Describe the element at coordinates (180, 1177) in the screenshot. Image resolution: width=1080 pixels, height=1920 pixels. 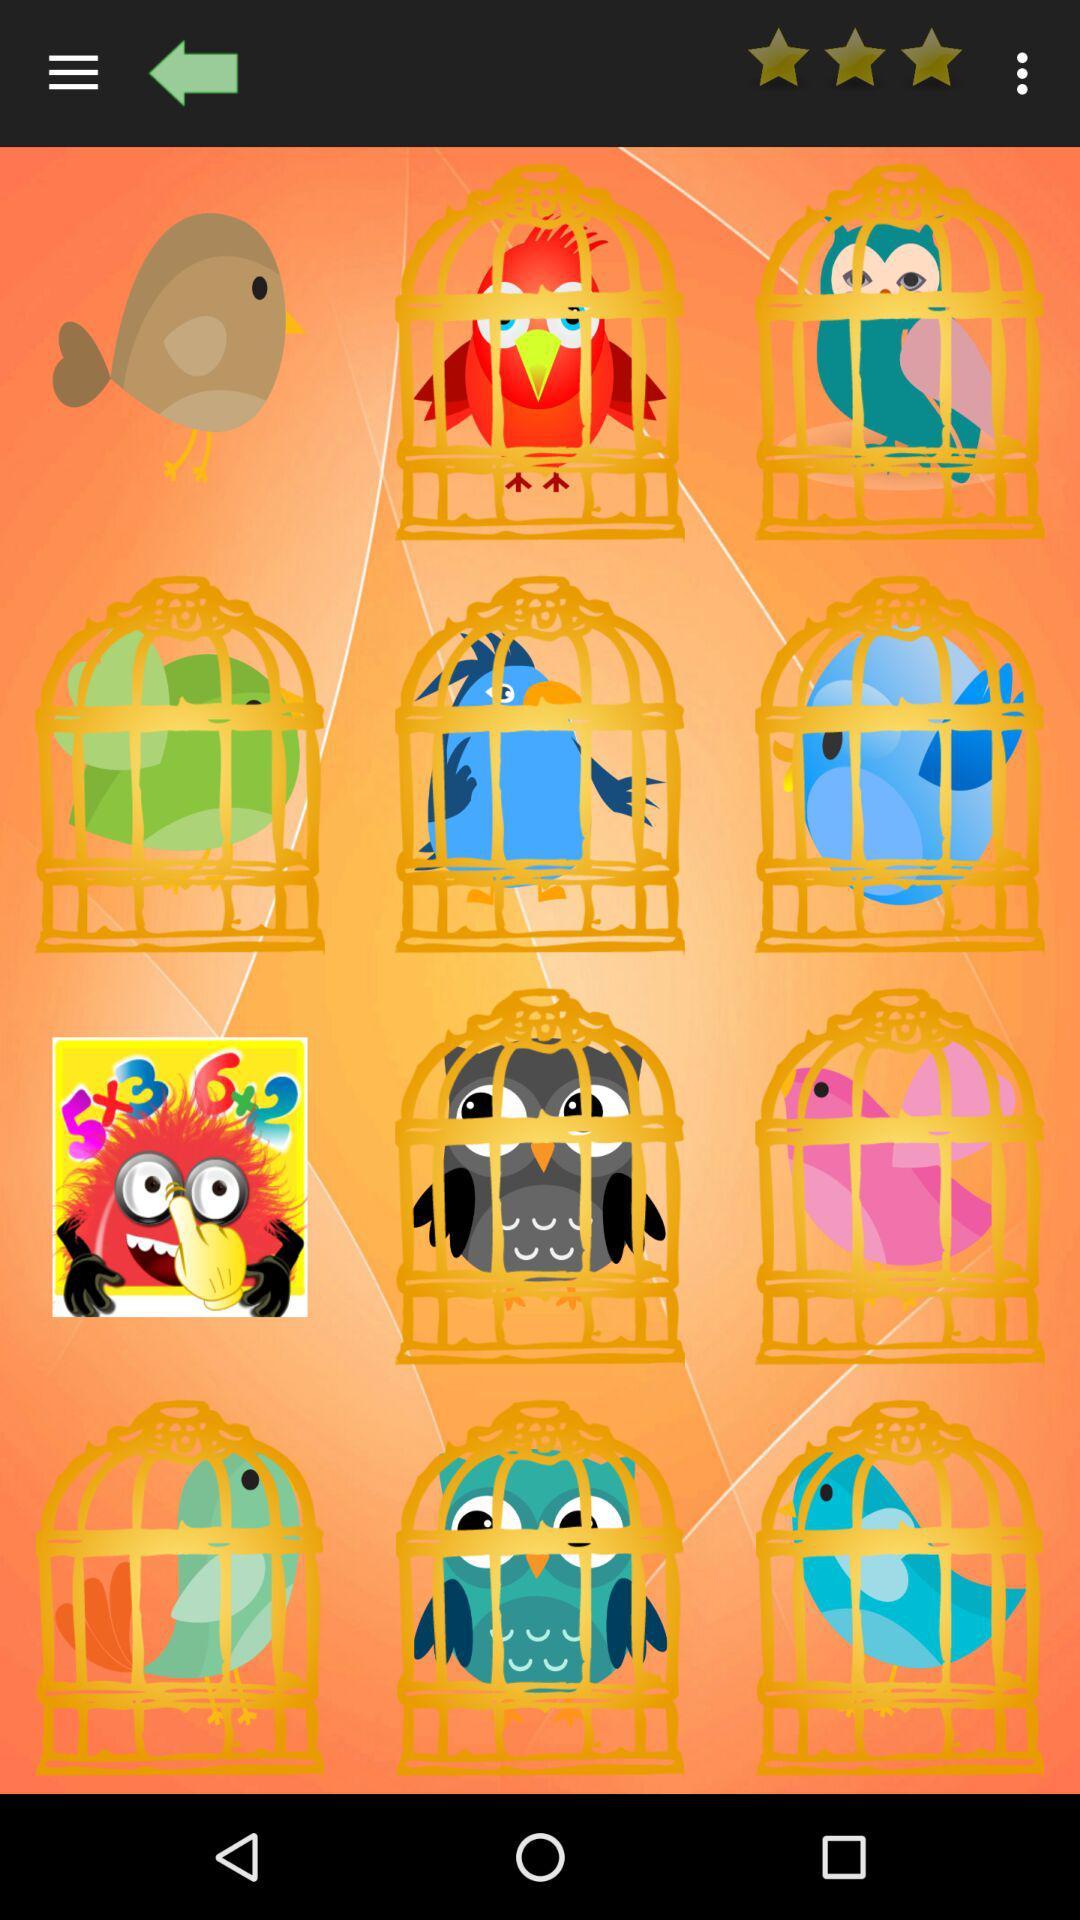
I see `click more the images` at that location.